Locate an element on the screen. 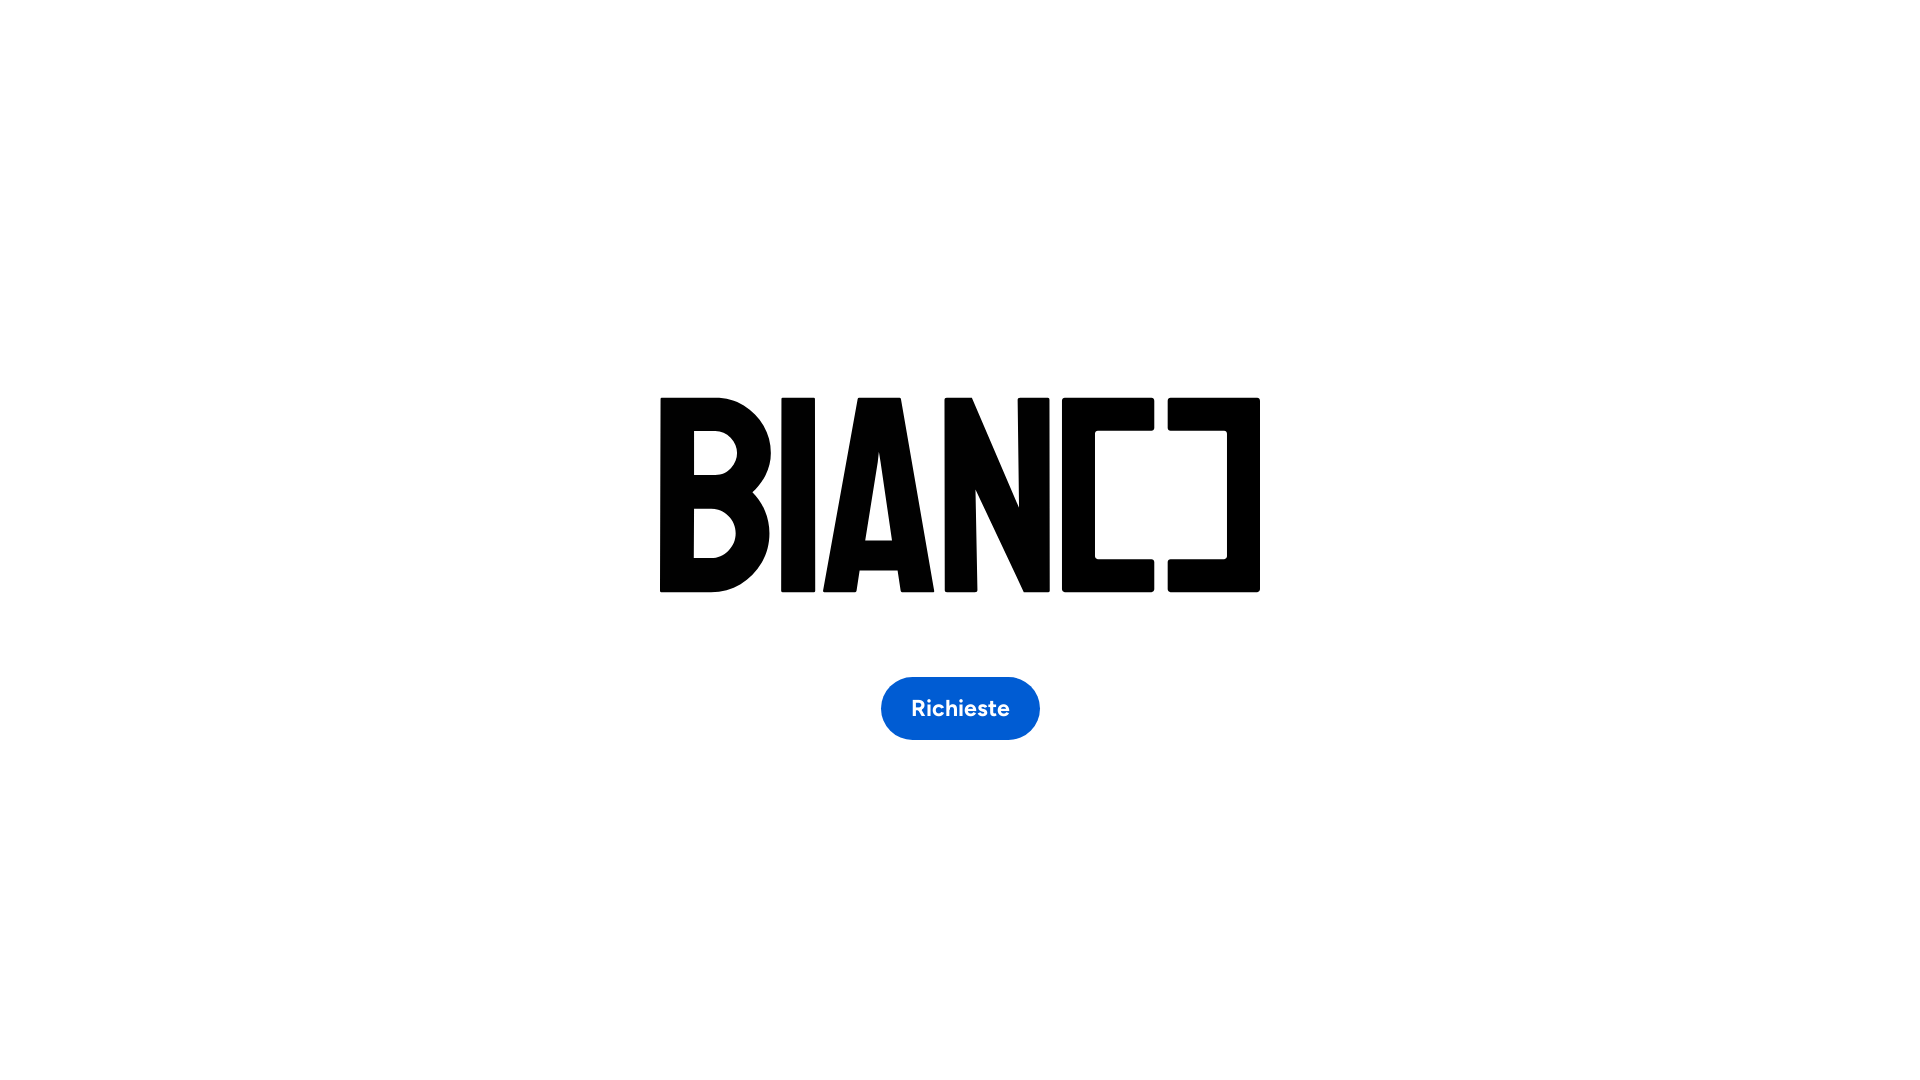  'Richieste' is located at coordinates (958, 707).